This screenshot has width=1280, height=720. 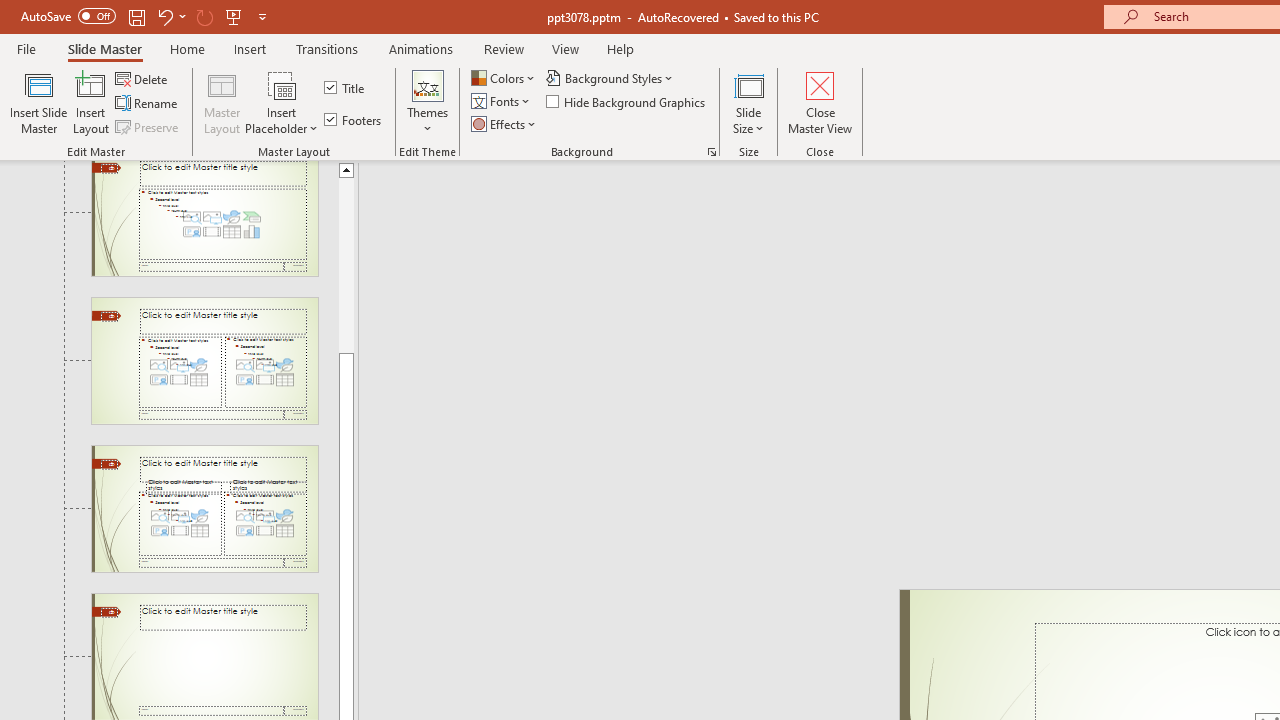 I want to click on 'Preserve', so click(x=148, y=127).